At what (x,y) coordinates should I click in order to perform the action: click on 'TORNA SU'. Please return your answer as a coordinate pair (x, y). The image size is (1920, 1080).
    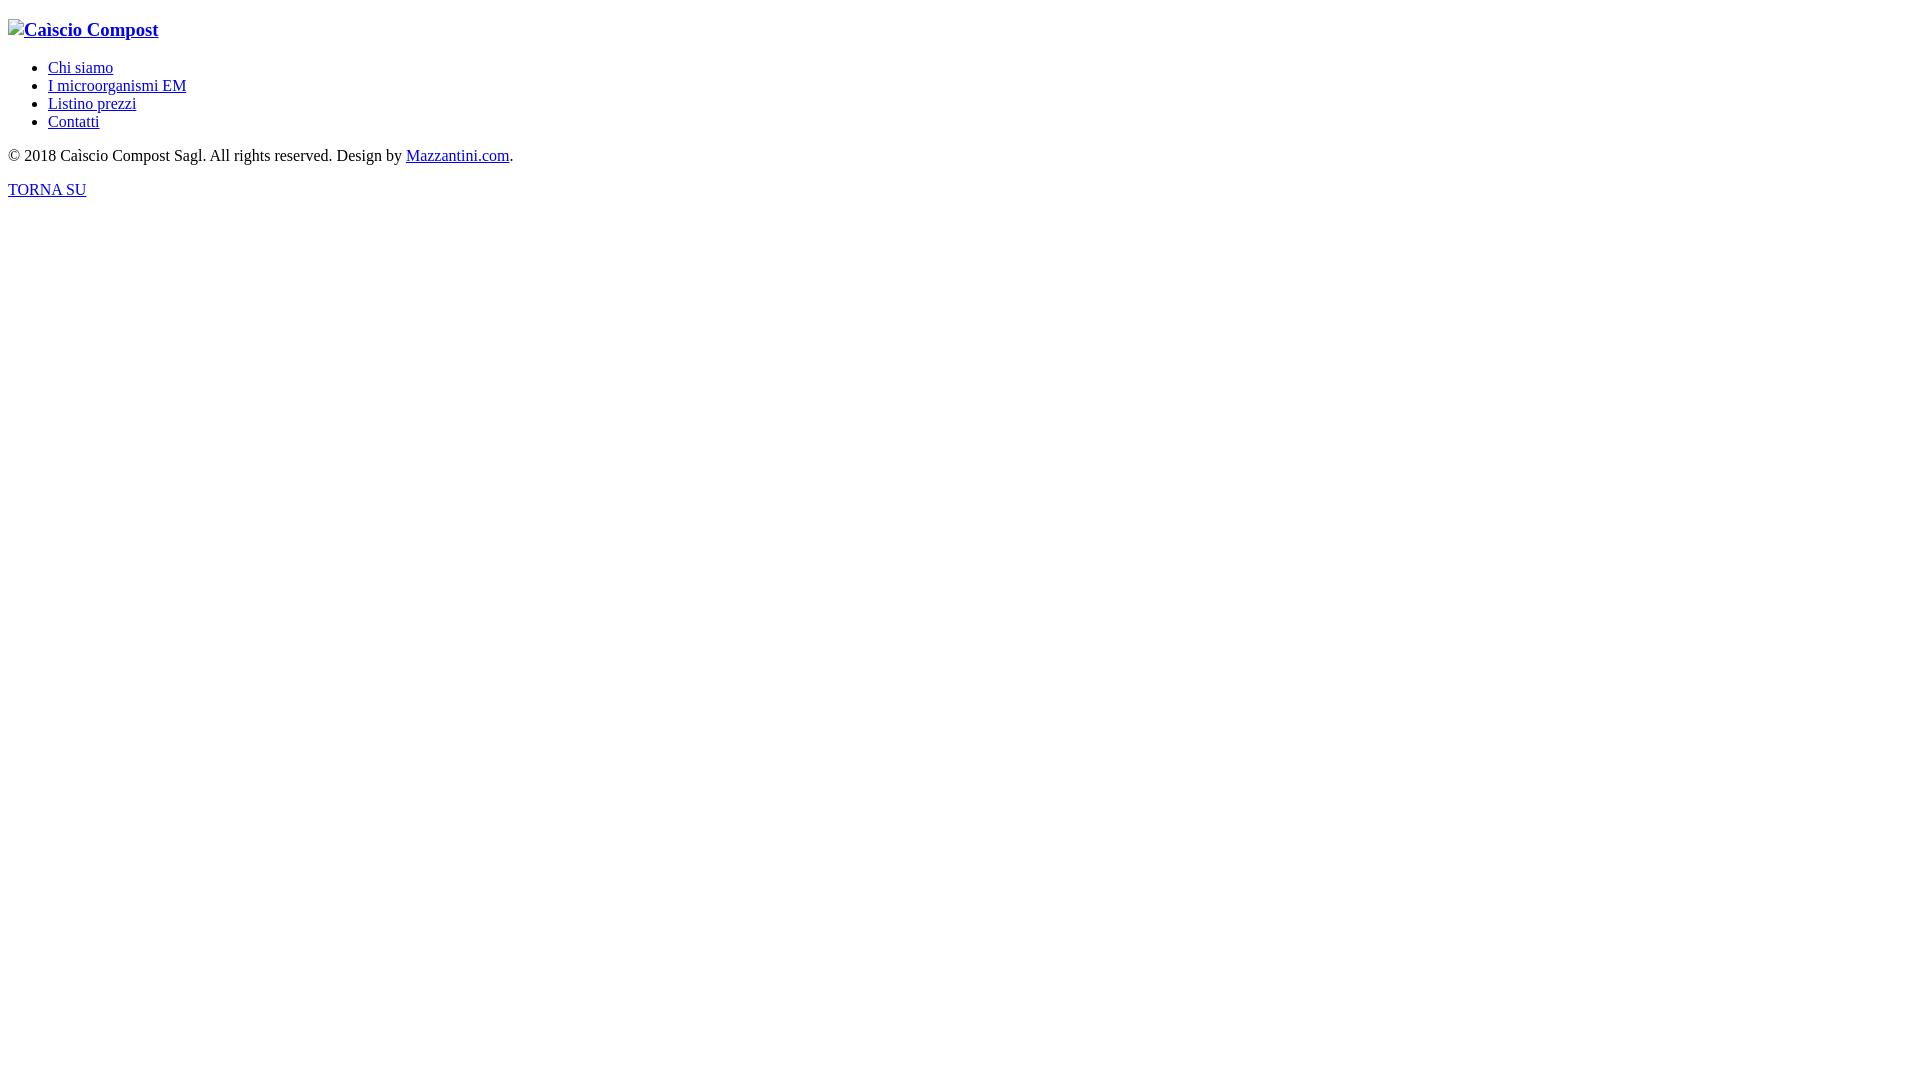
    Looking at the image, I should click on (47, 189).